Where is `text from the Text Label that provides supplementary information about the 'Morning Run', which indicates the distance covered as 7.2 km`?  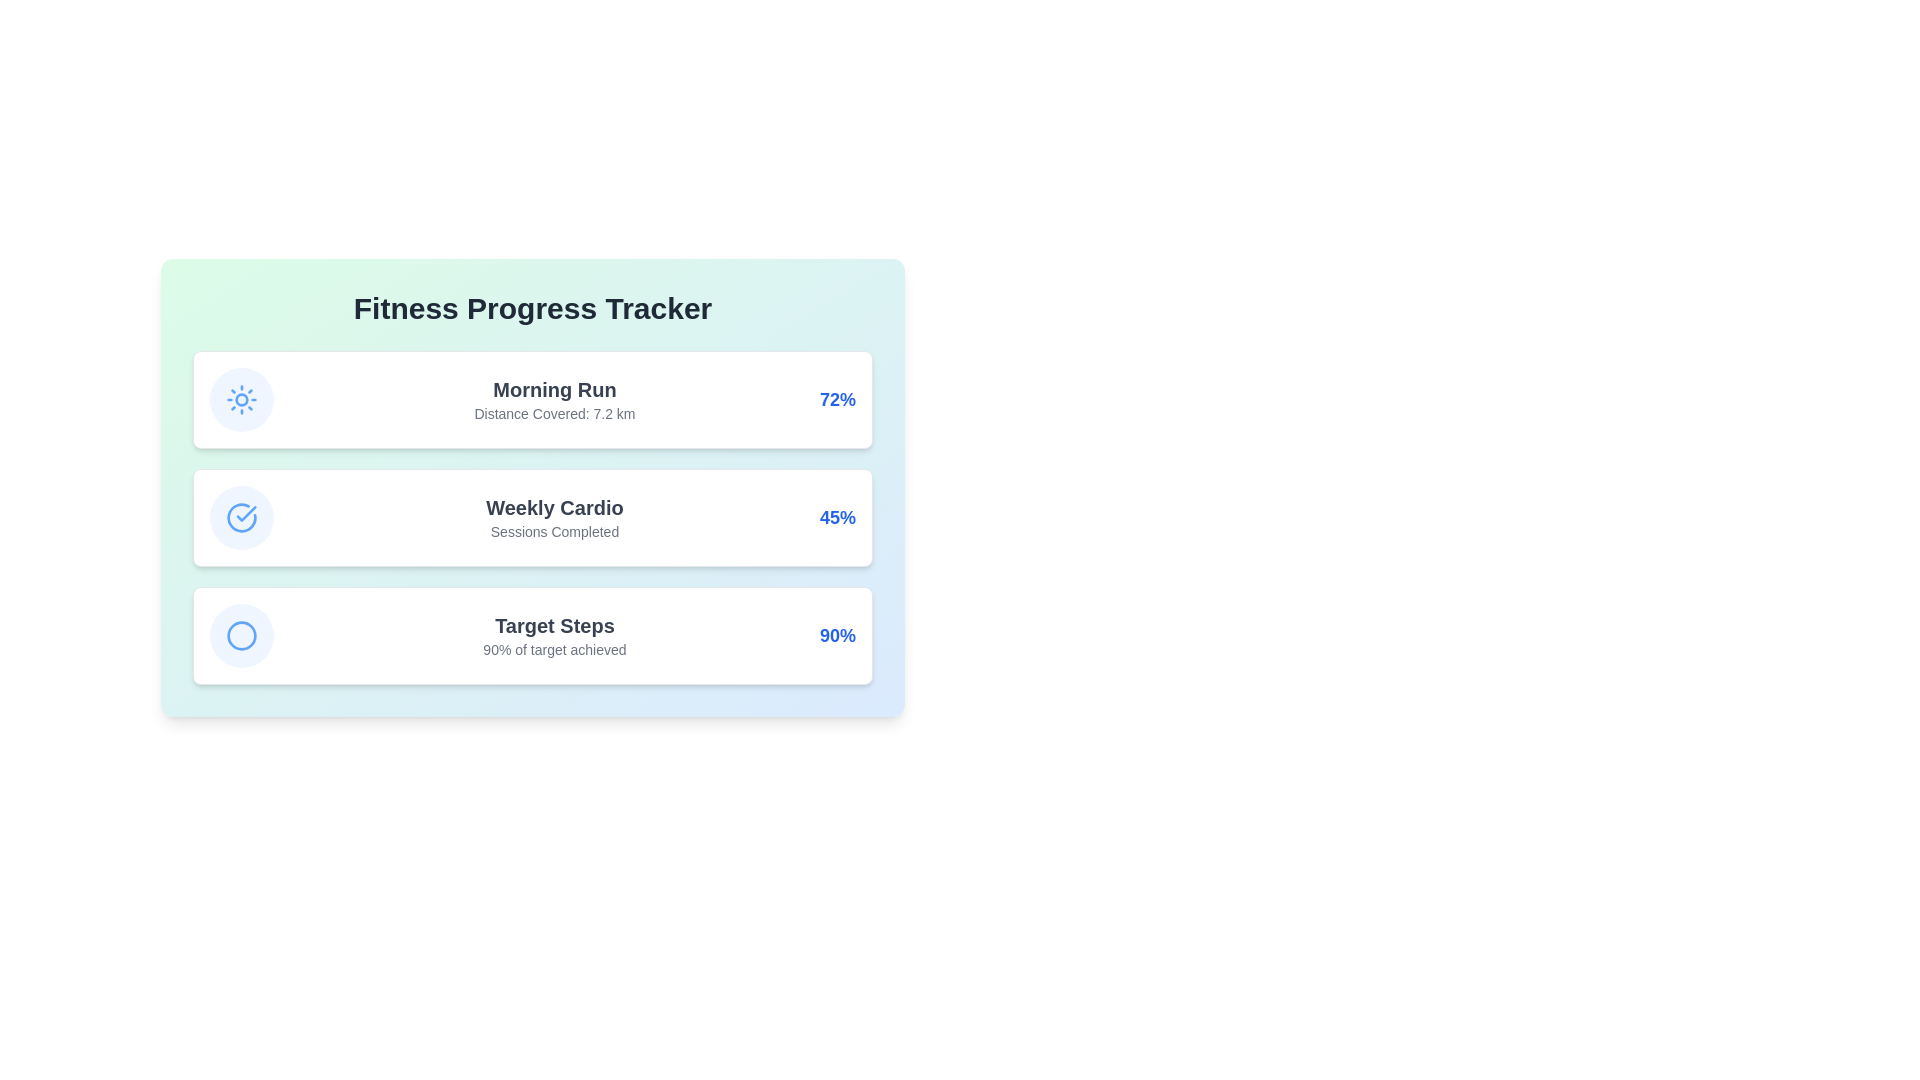
text from the Text Label that provides supplementary information about the 'Morning Run', which indicates the distance covered as 7.2 km is located at coordinates (555, 412).